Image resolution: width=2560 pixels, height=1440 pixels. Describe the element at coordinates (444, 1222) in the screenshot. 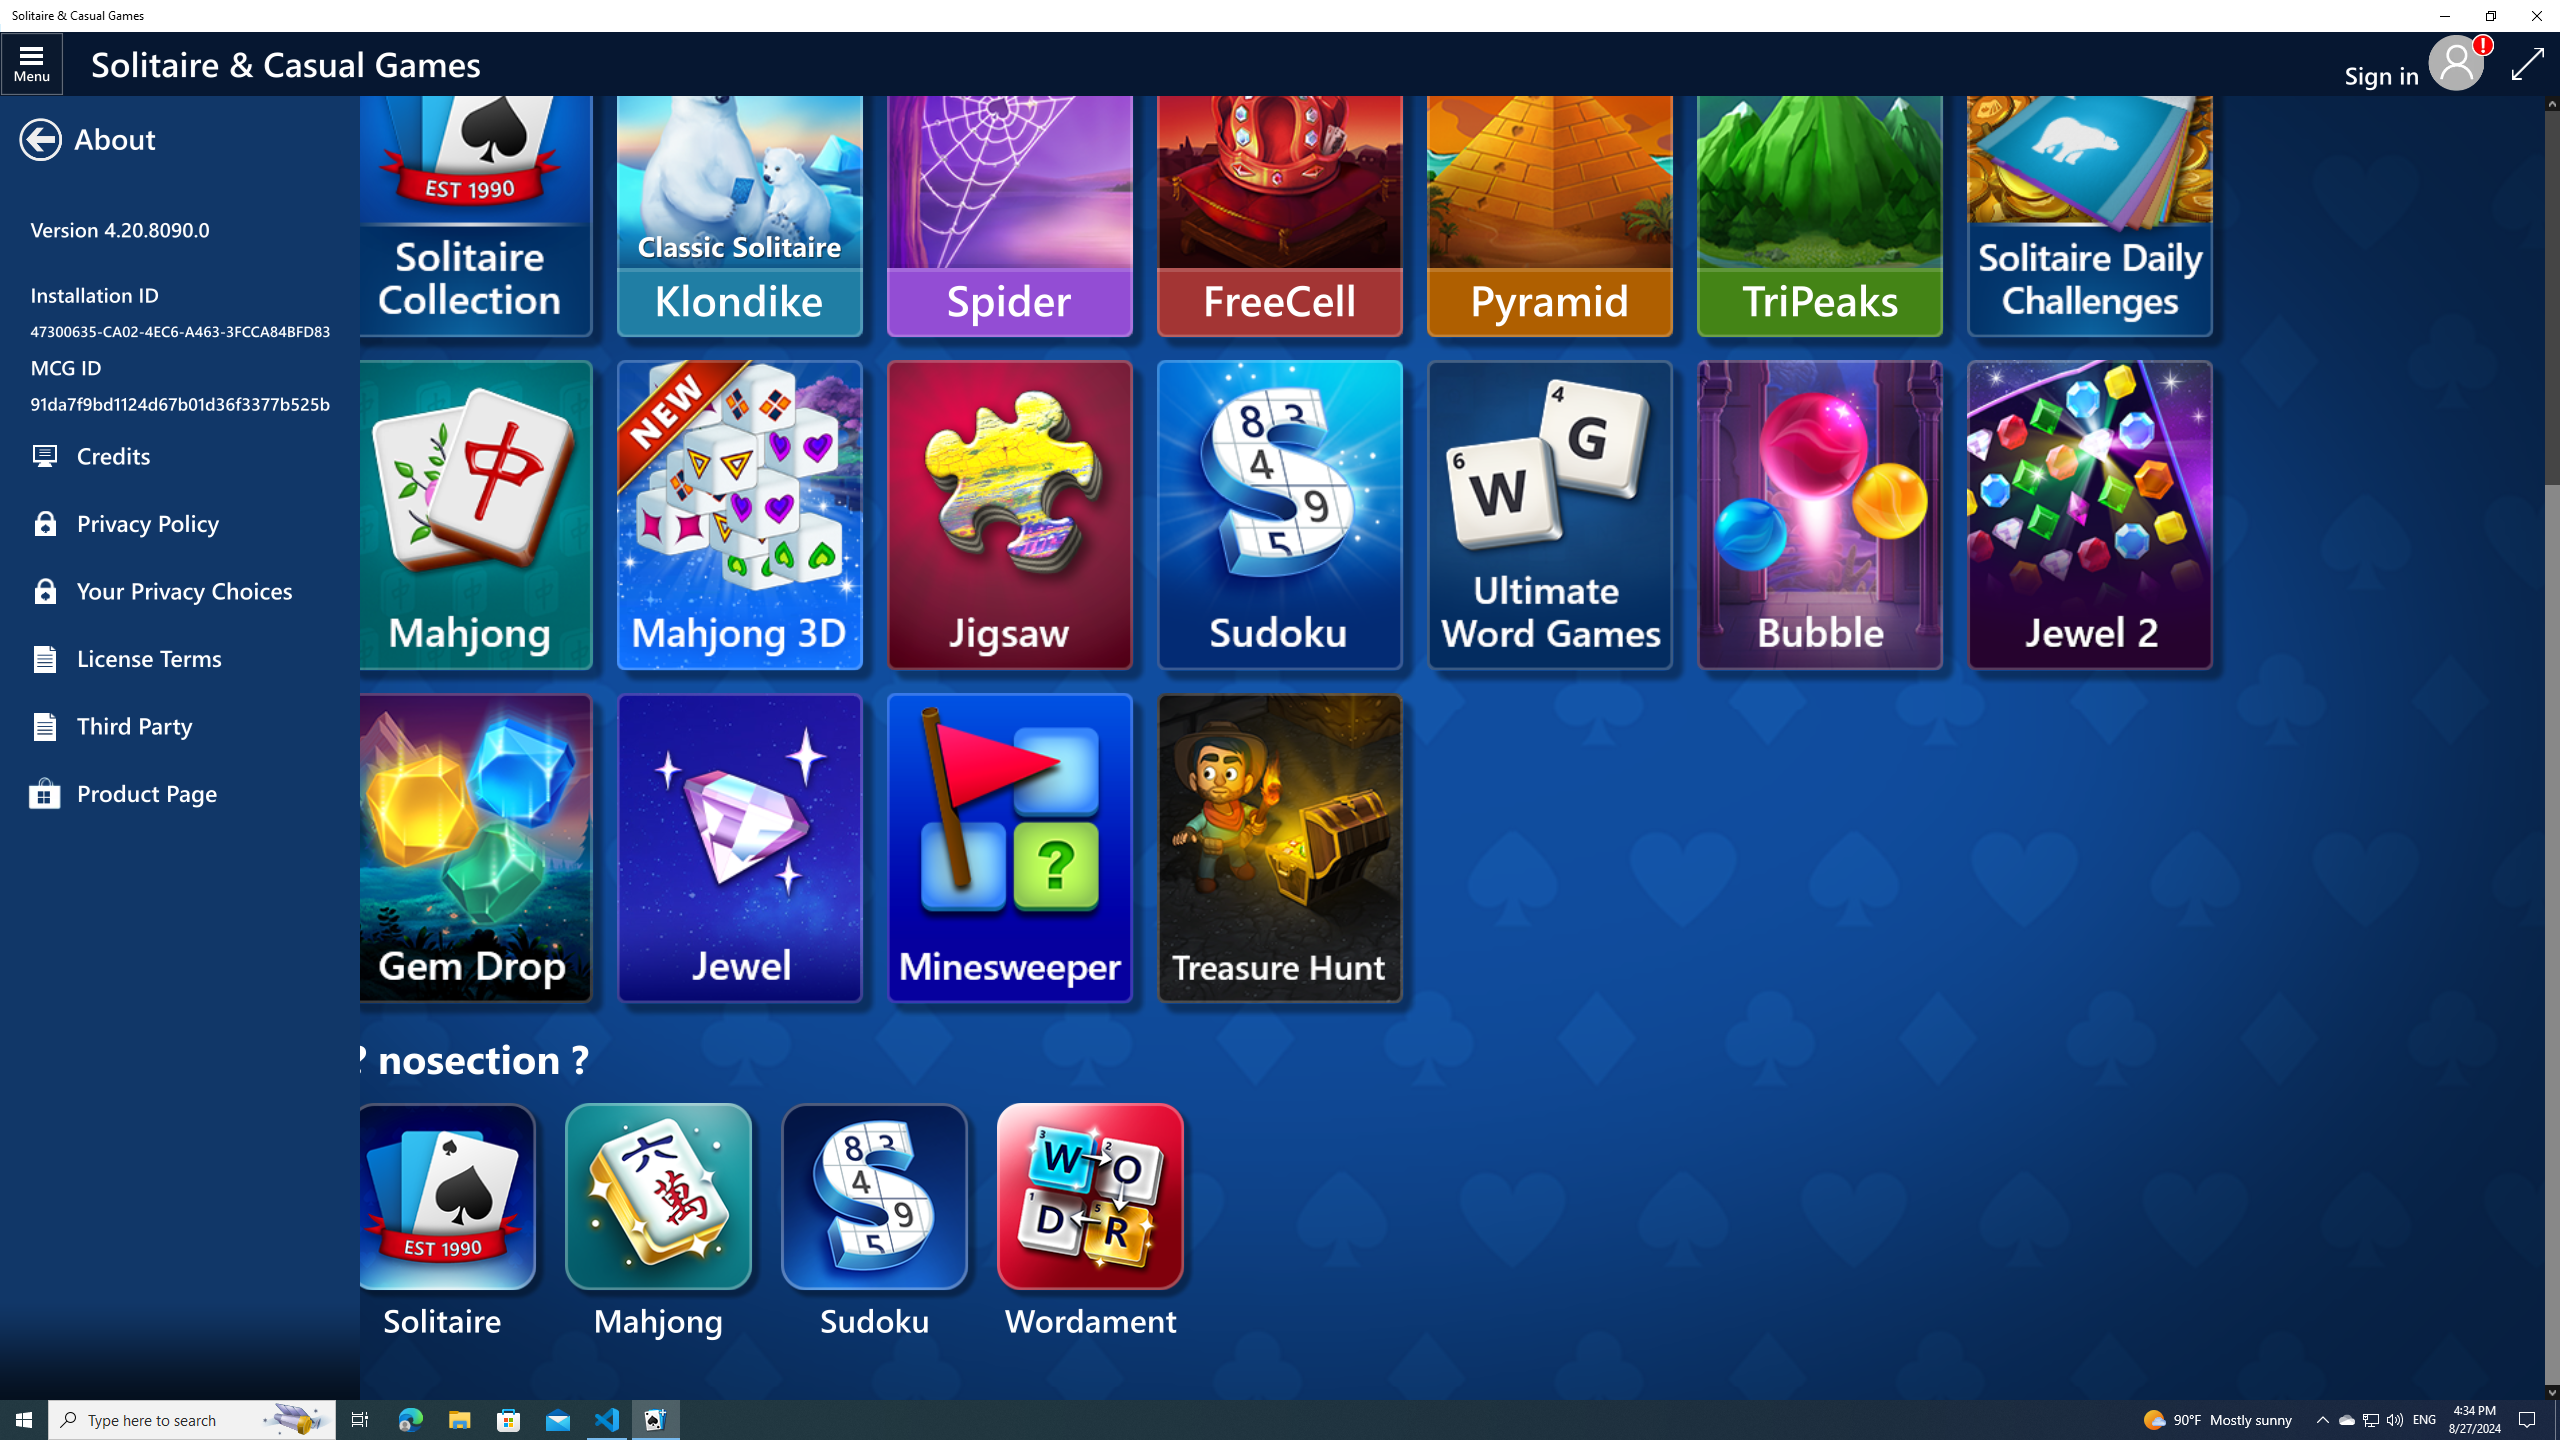

I see `'Solitaire'` at that location.